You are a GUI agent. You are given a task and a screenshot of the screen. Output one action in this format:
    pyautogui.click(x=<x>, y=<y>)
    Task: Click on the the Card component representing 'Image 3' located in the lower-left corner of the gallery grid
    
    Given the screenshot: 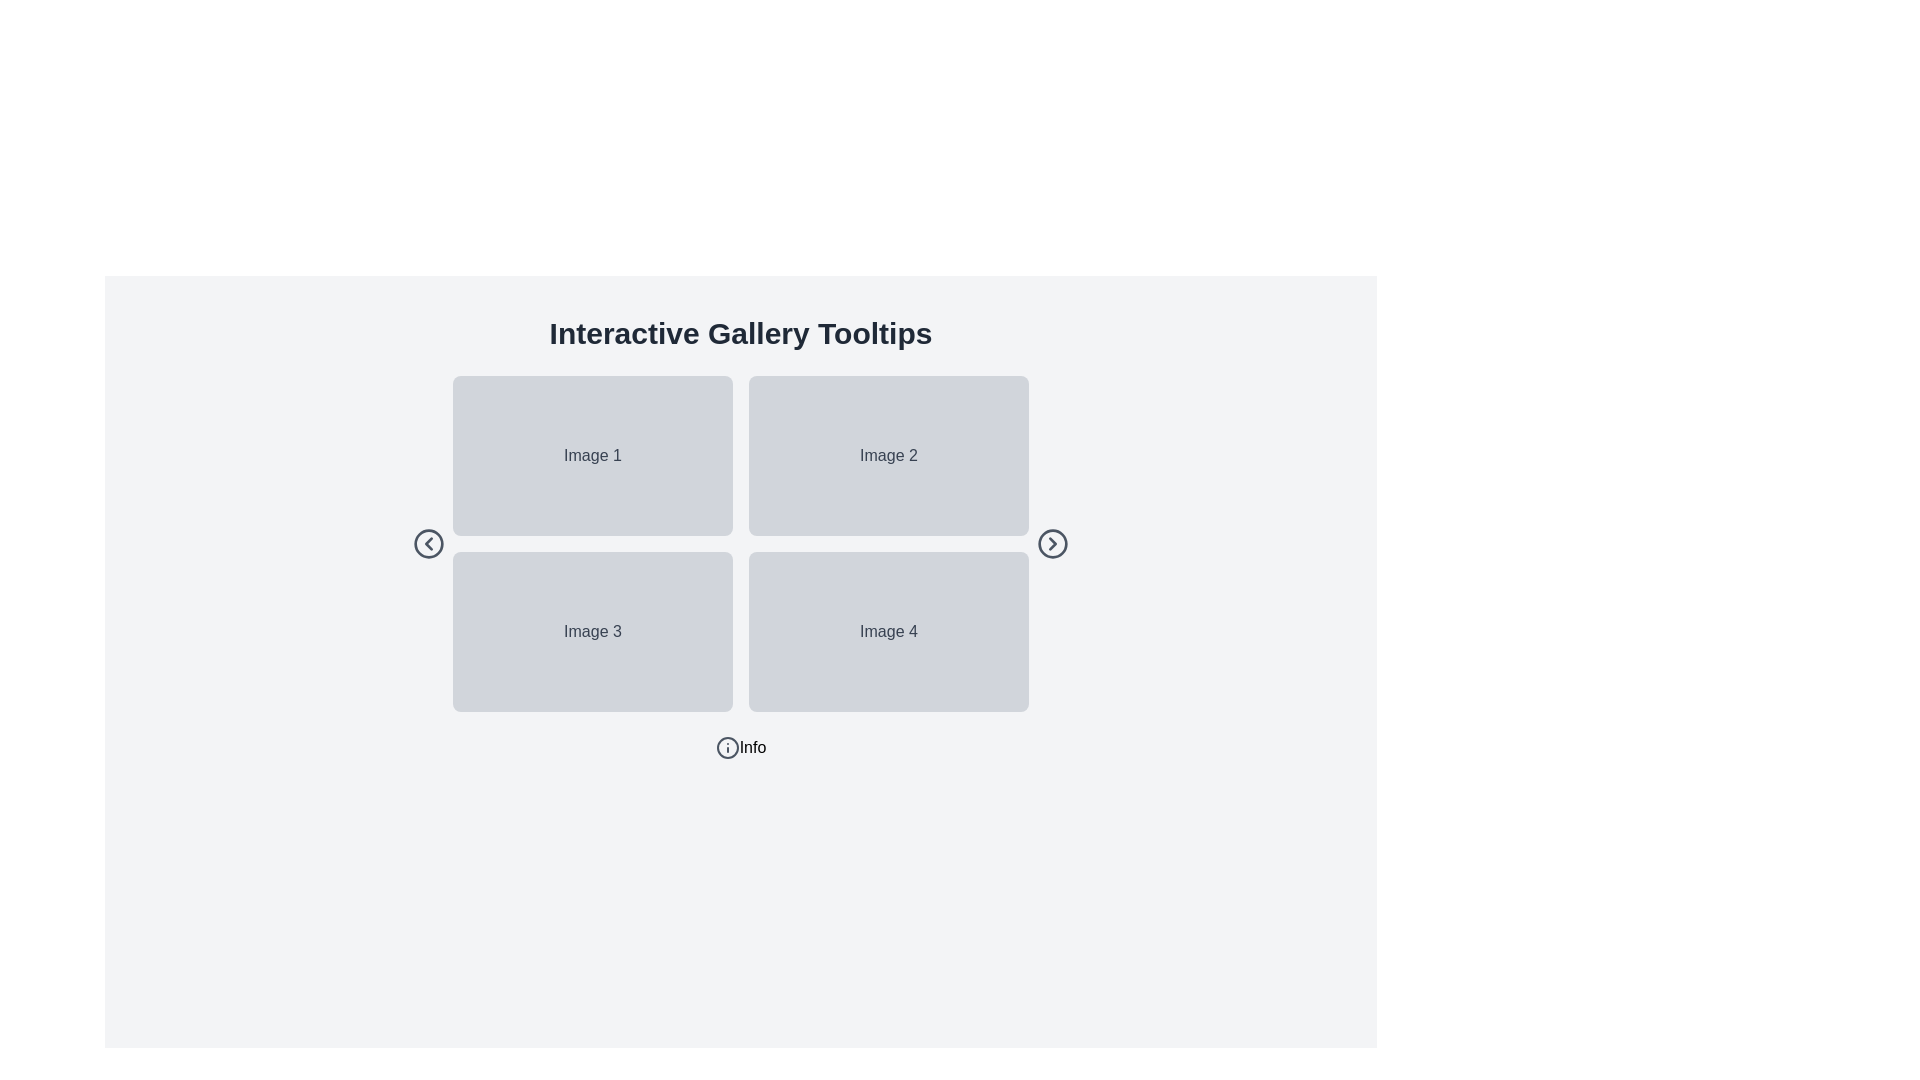 What is the action you would take?
    pyautogui.click(x=592, y=632)
    